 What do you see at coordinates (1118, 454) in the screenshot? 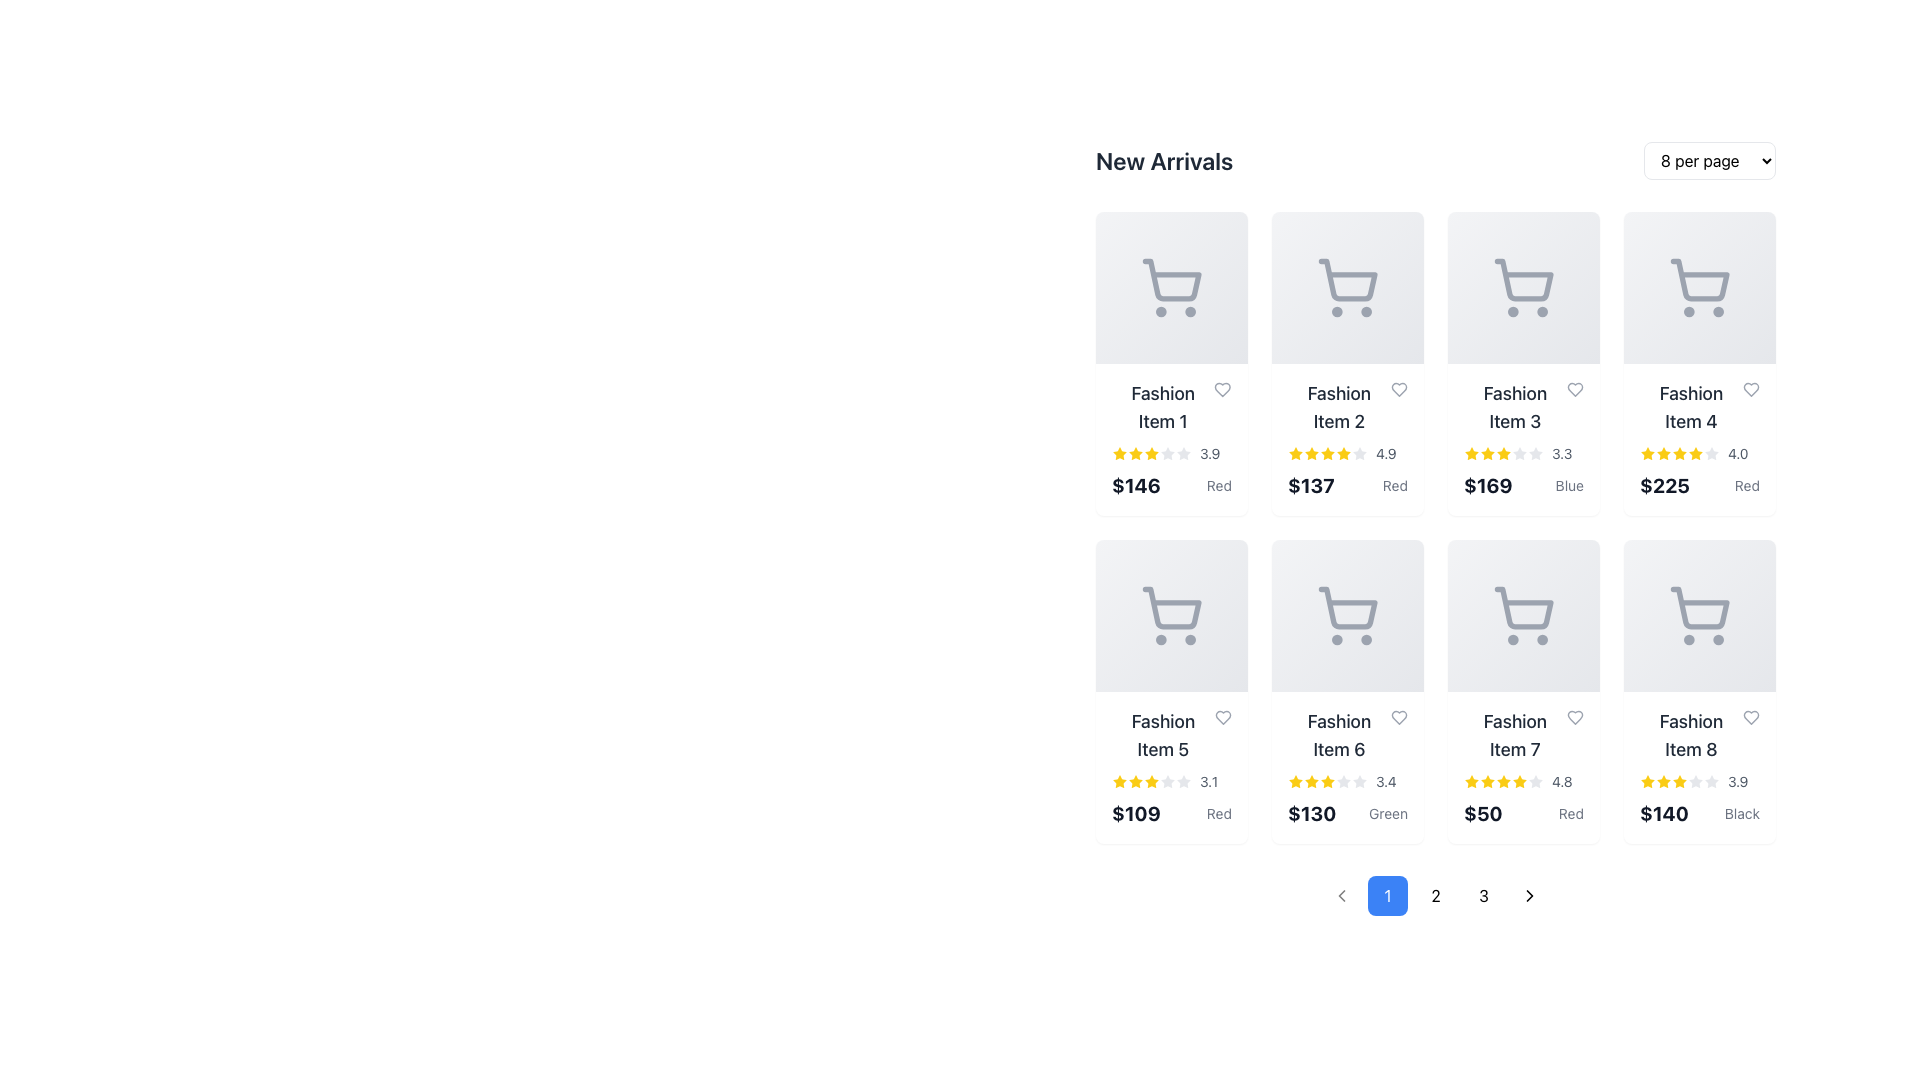
I see `the filled yellow star icon representing the rating indicator next to the text '3.9' for 'Fashion Item 1' in the 'New Arrivals' section` at bounding box center [1118, 454].